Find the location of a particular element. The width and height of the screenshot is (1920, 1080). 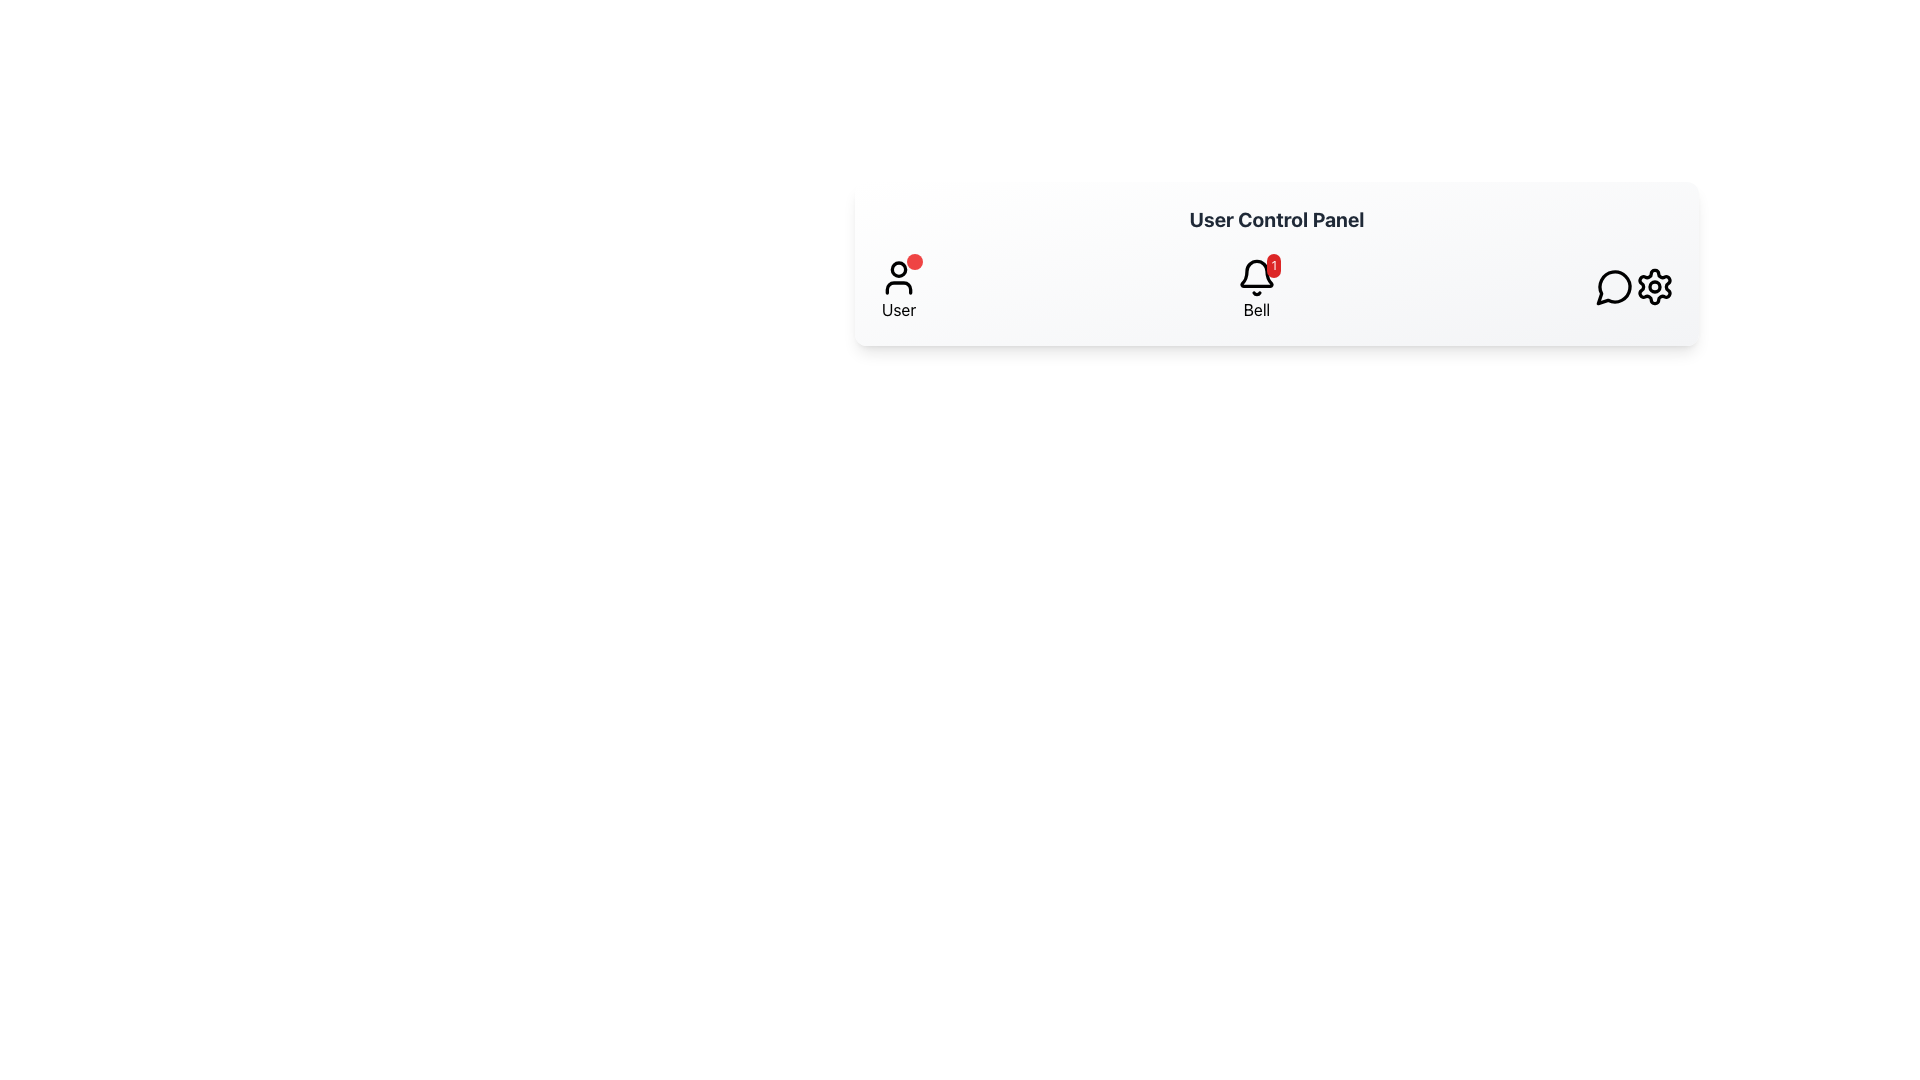

the notification button in the User Control Panel is located at coordinates (1275, 289).